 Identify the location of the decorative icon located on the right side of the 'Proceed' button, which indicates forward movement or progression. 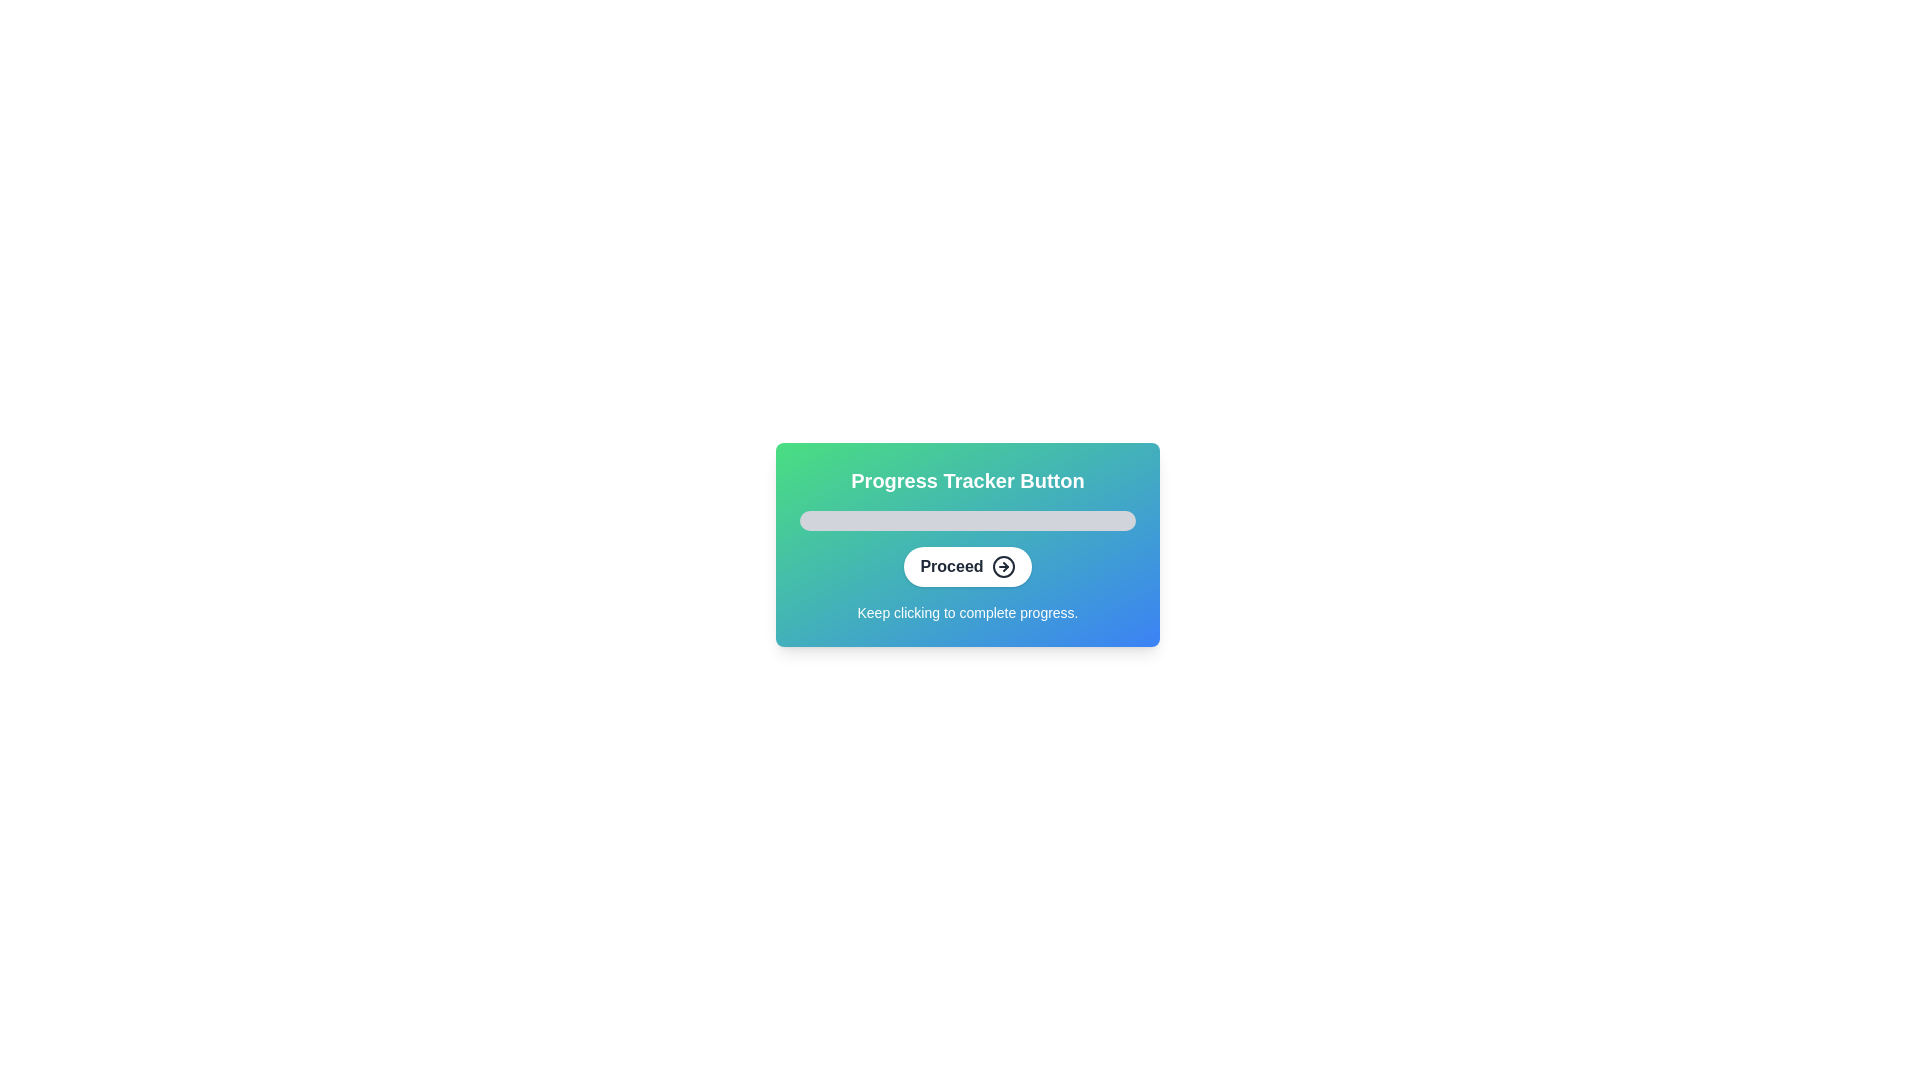
(1003, 567).